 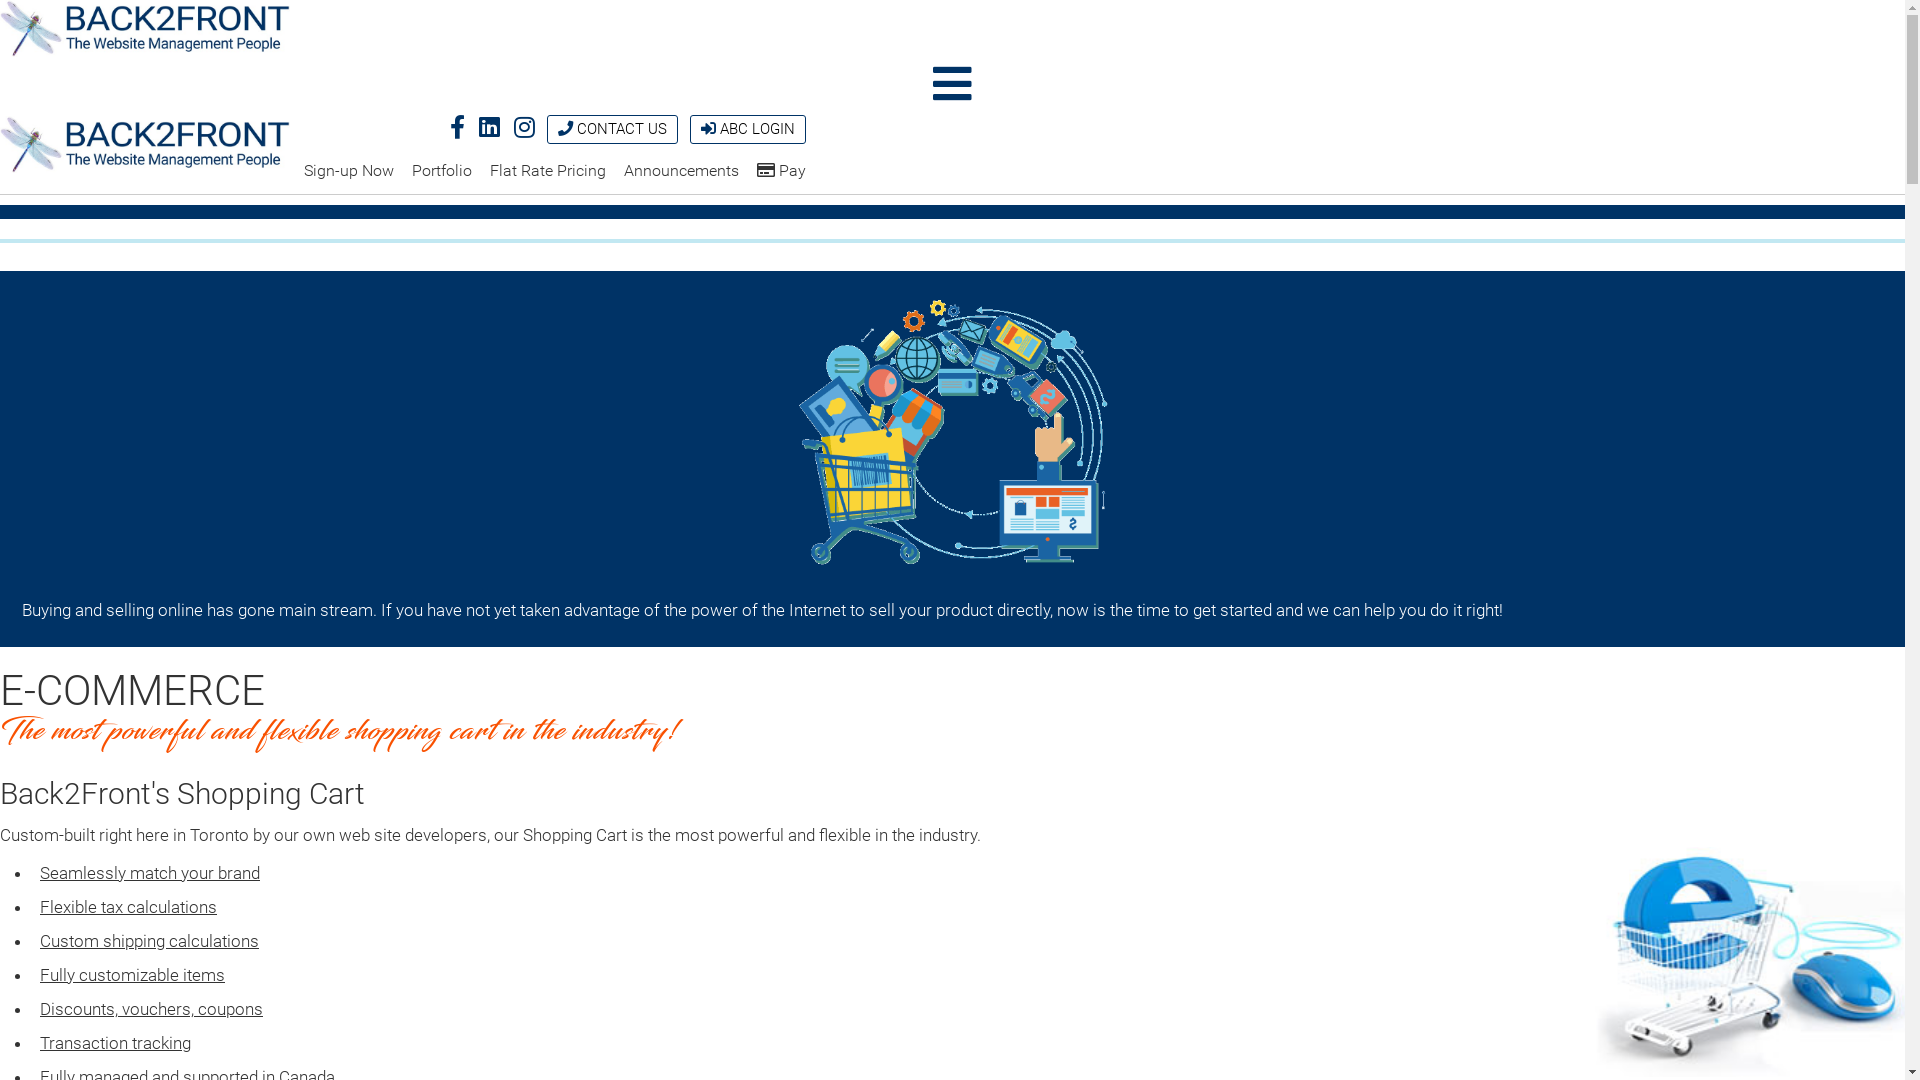 I want to click on 'Back2Front', so click(x=143, y=30).